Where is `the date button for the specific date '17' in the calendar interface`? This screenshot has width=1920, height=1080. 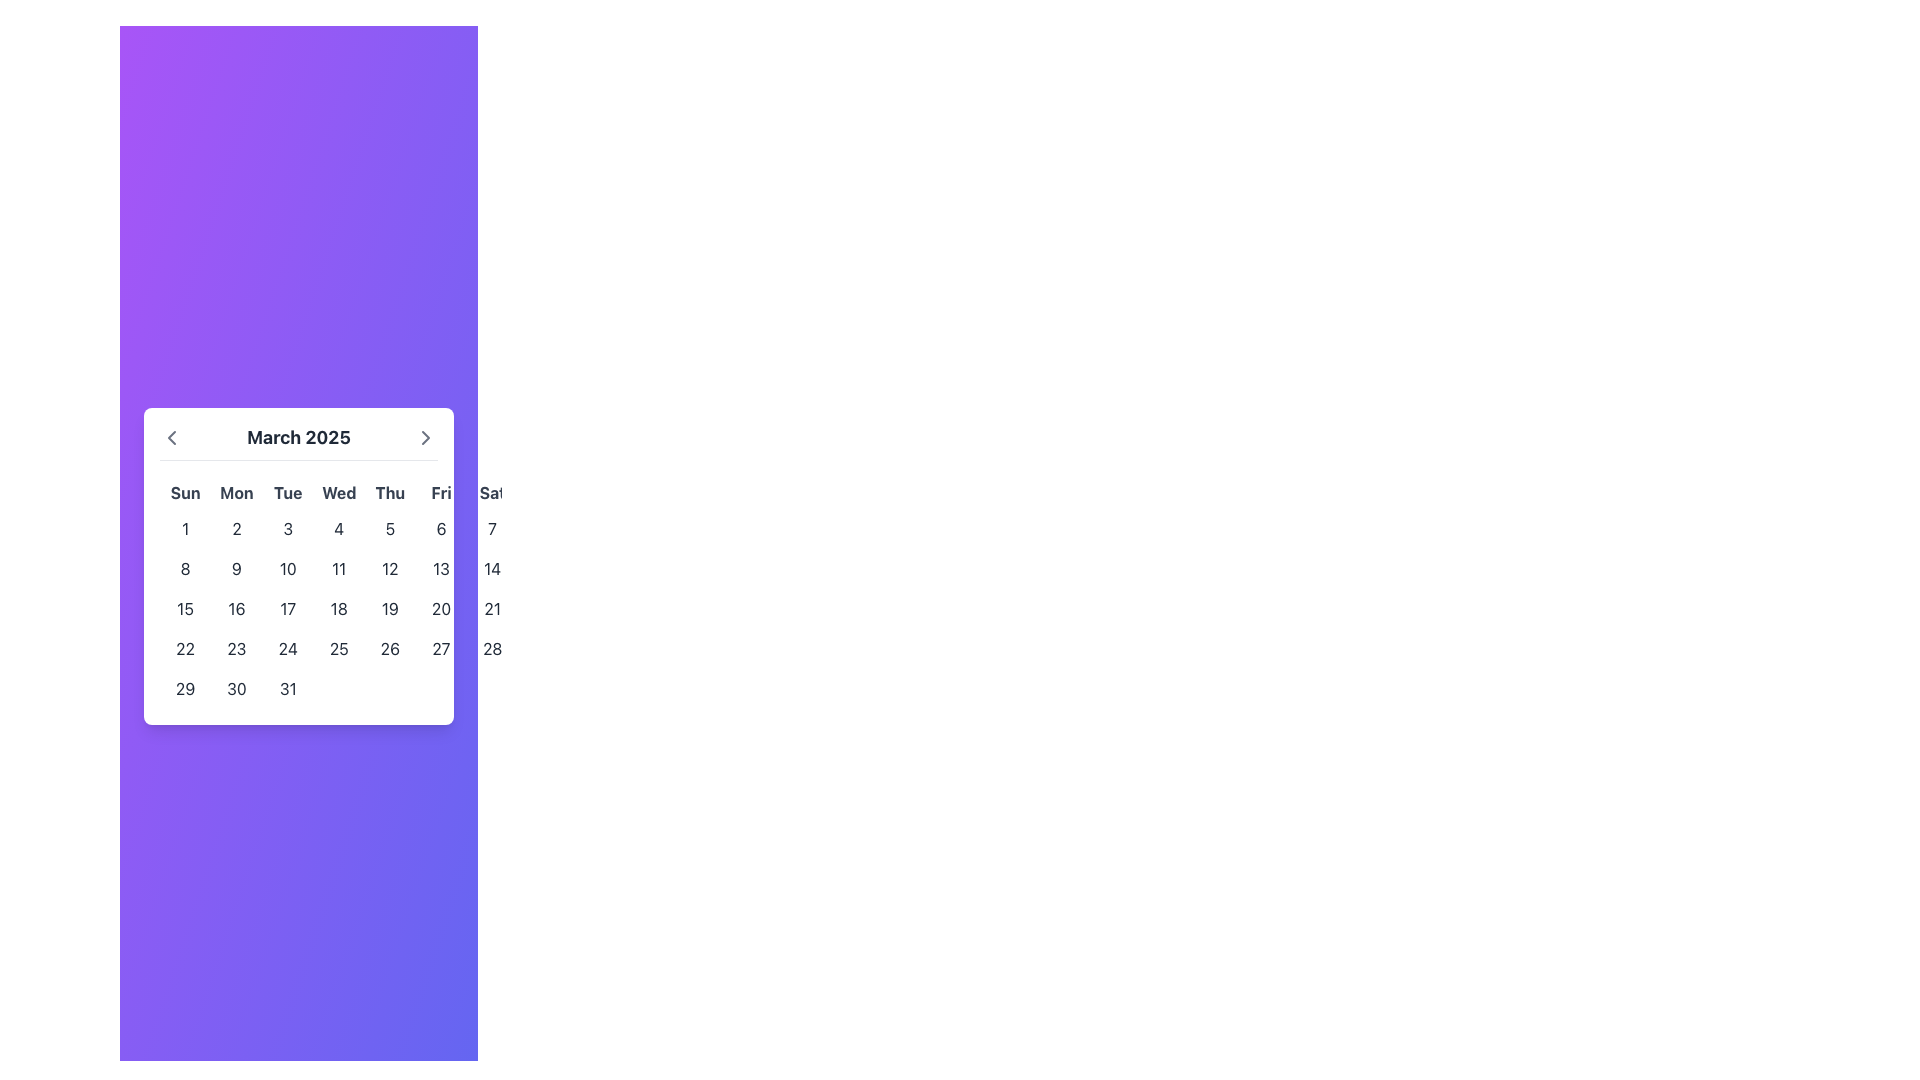 the date button for the specific date '17' in the calendar interface is located at coordinates (287, 607).